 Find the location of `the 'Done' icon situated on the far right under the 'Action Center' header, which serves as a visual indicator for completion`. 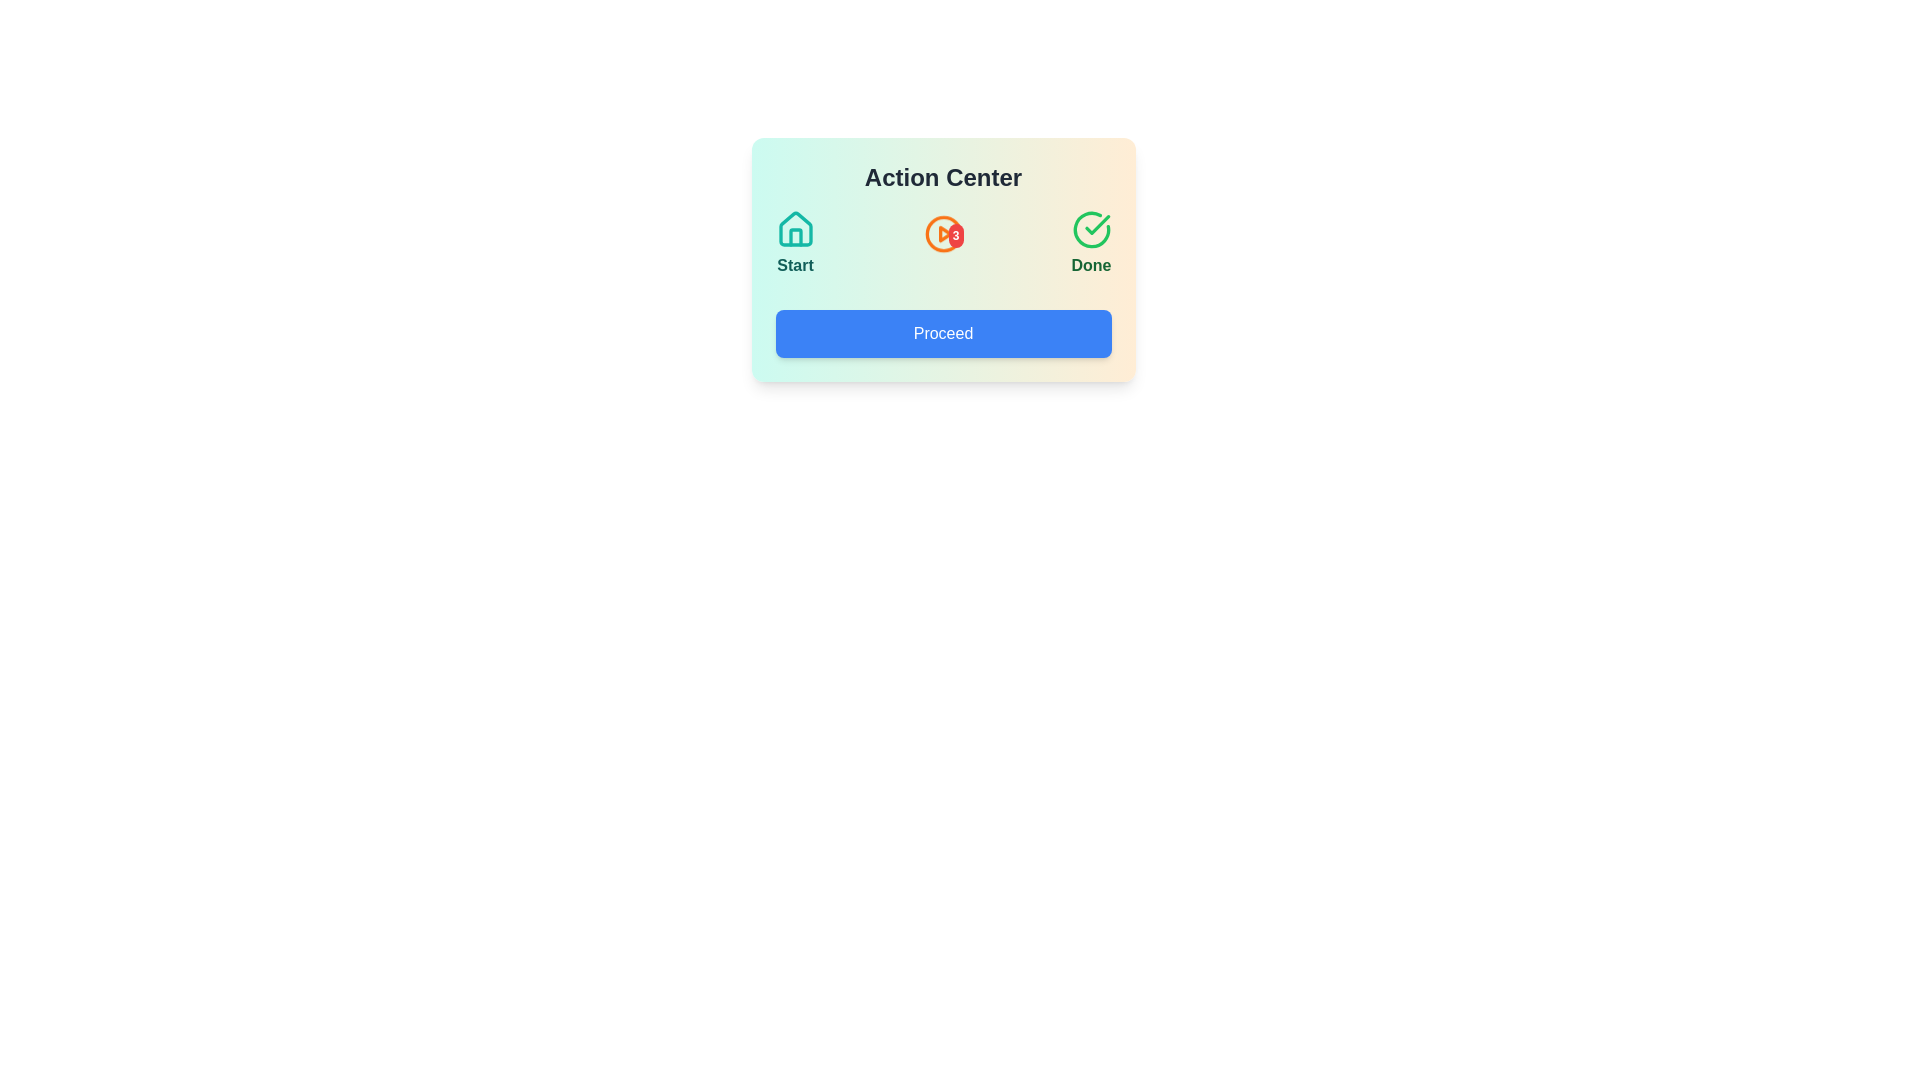

the 'Done' icon situated on the far right under the 'Action Center' header, which serves as a visual indicator for completion is located at coordinates (1090, 229).